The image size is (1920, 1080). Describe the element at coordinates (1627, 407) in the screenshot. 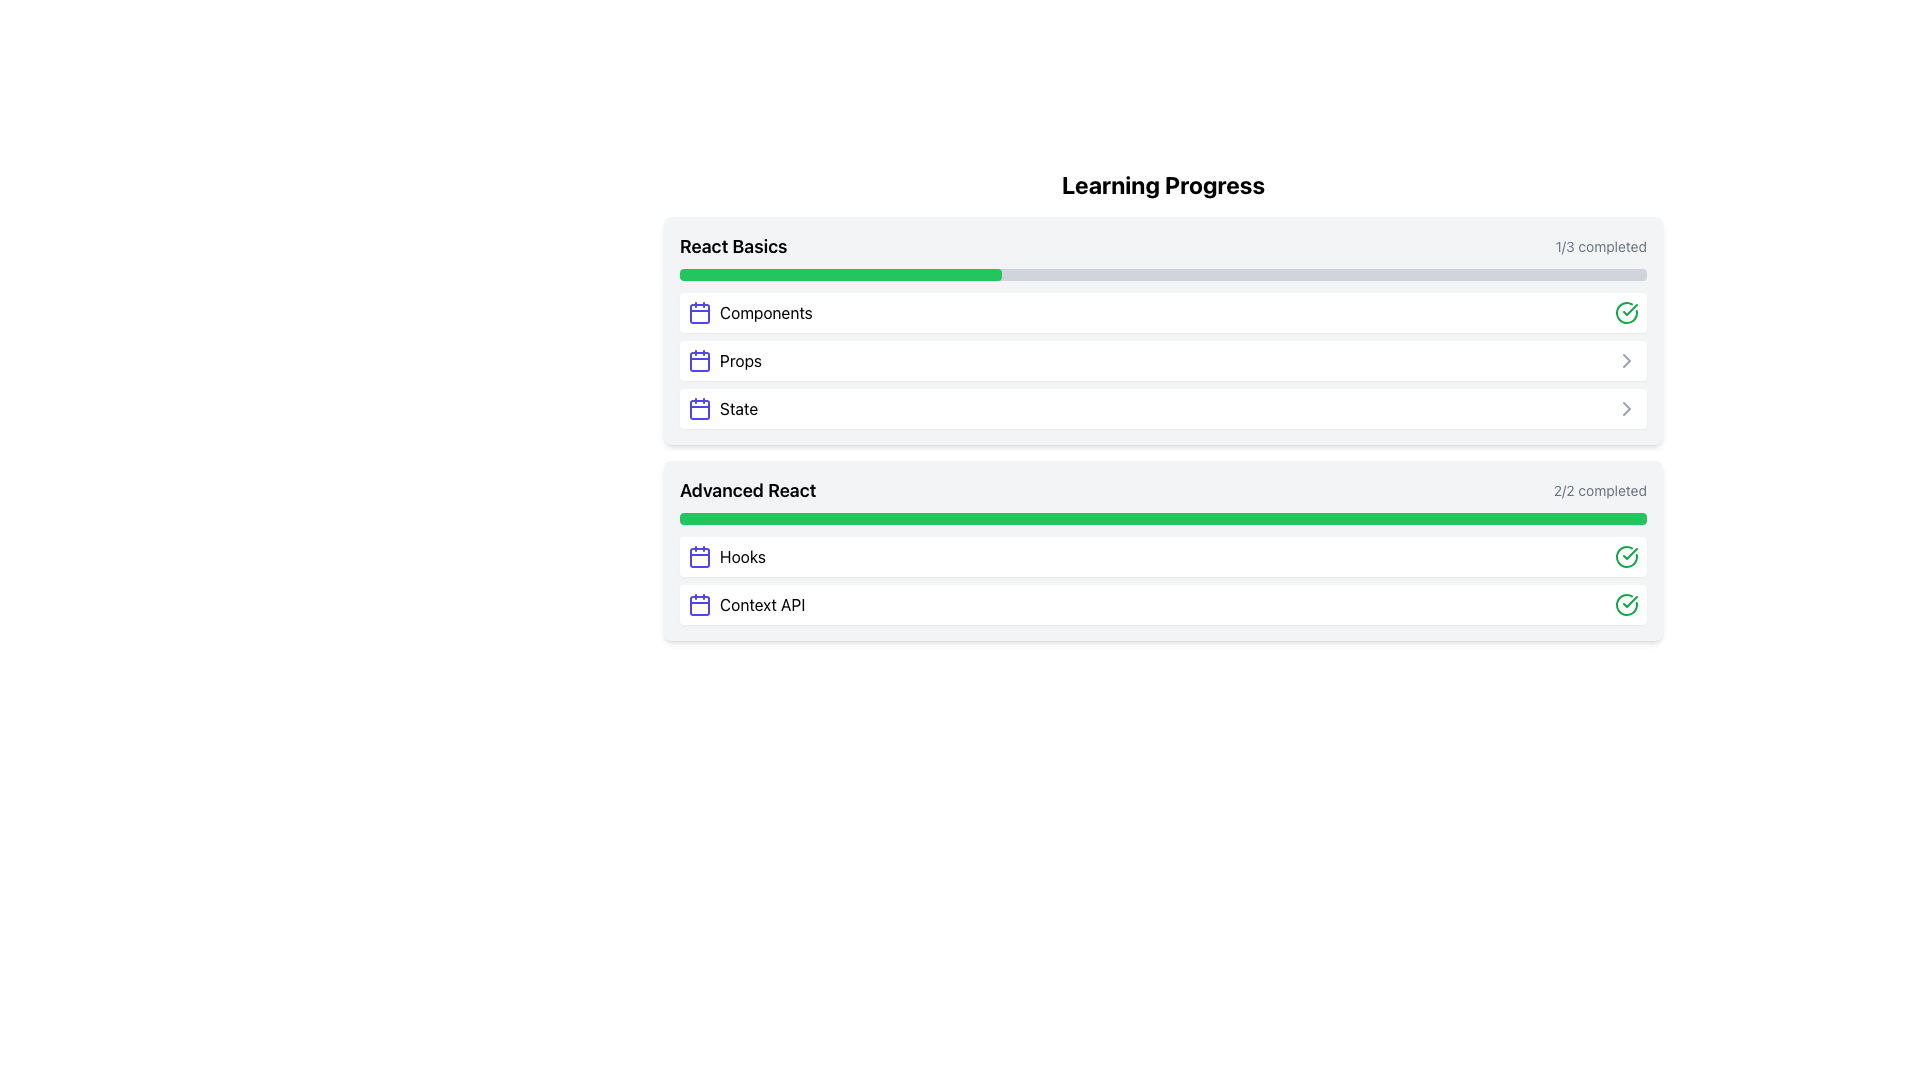

I see `the navigation control icon located to the right of the 'State' label within the 'React Basics' section` at that location.